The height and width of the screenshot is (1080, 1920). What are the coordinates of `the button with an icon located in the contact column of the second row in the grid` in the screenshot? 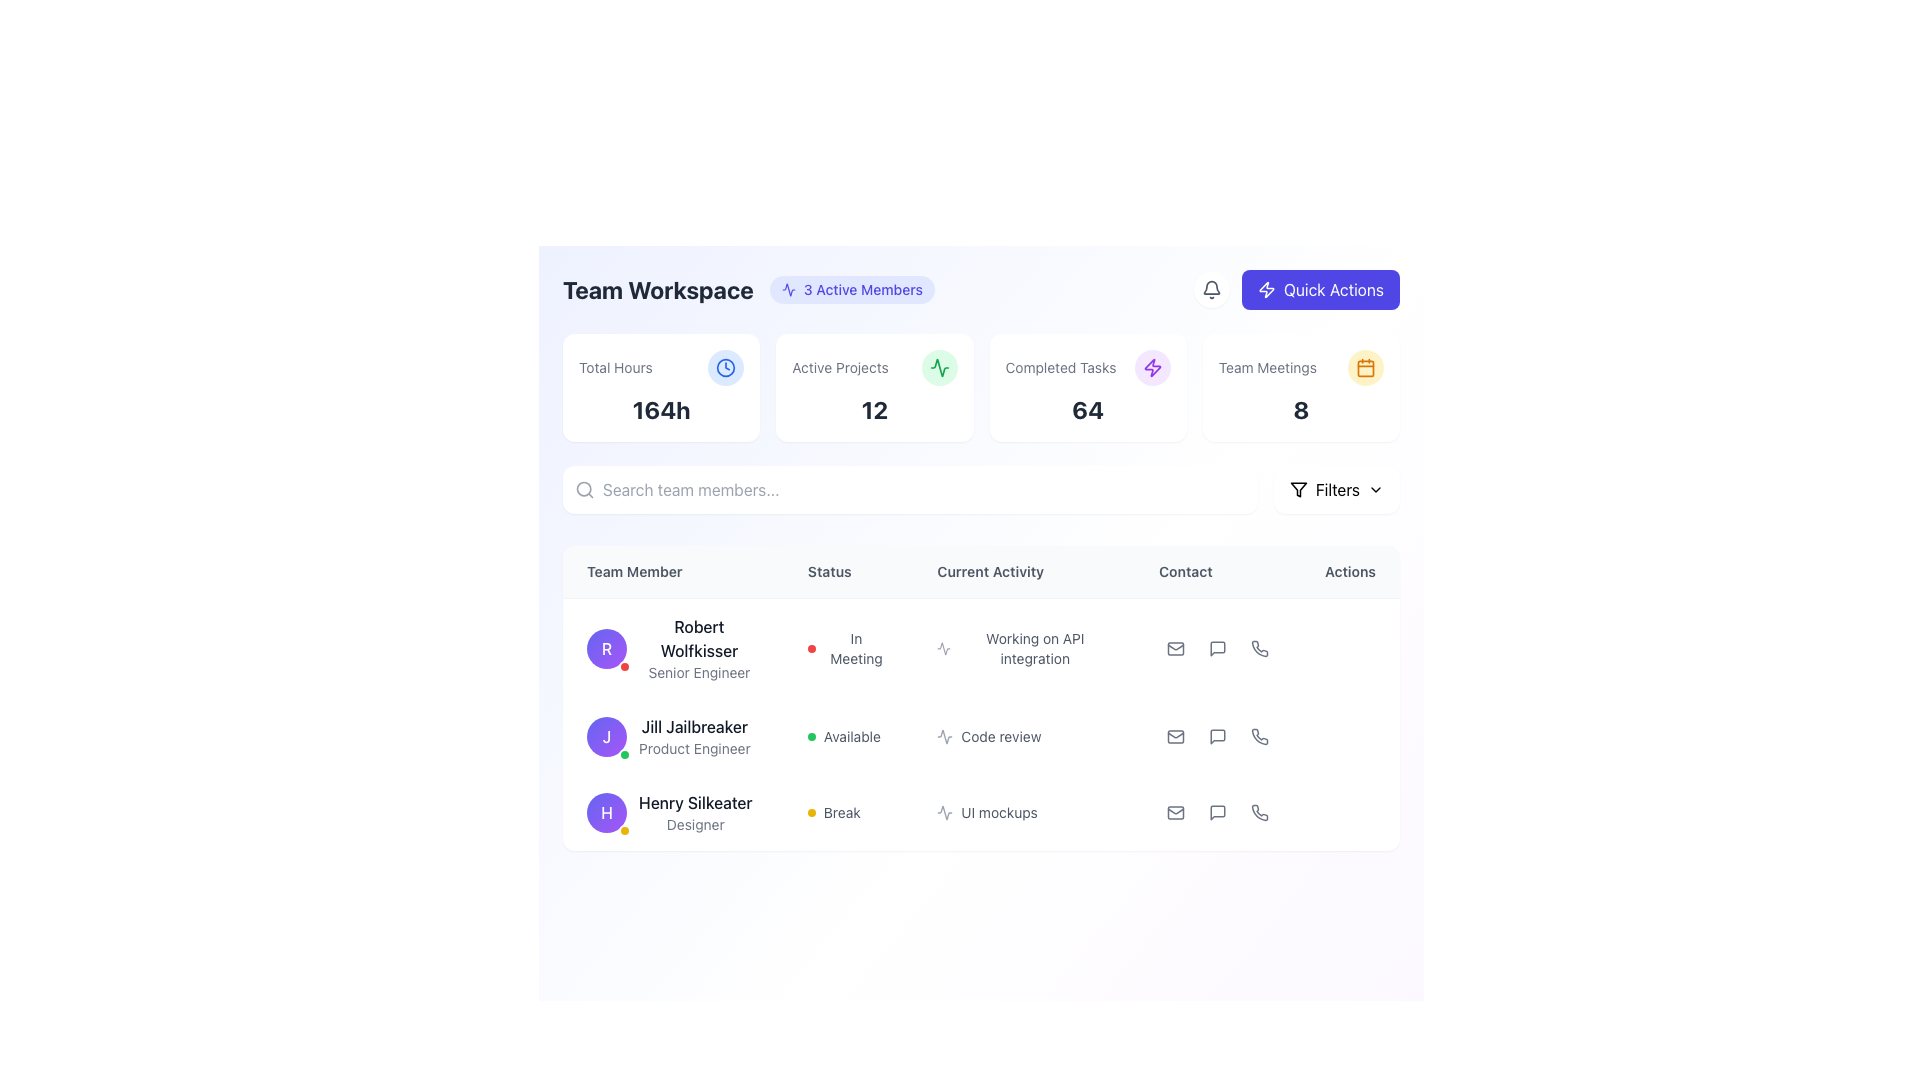 It's located at (1217, 736).